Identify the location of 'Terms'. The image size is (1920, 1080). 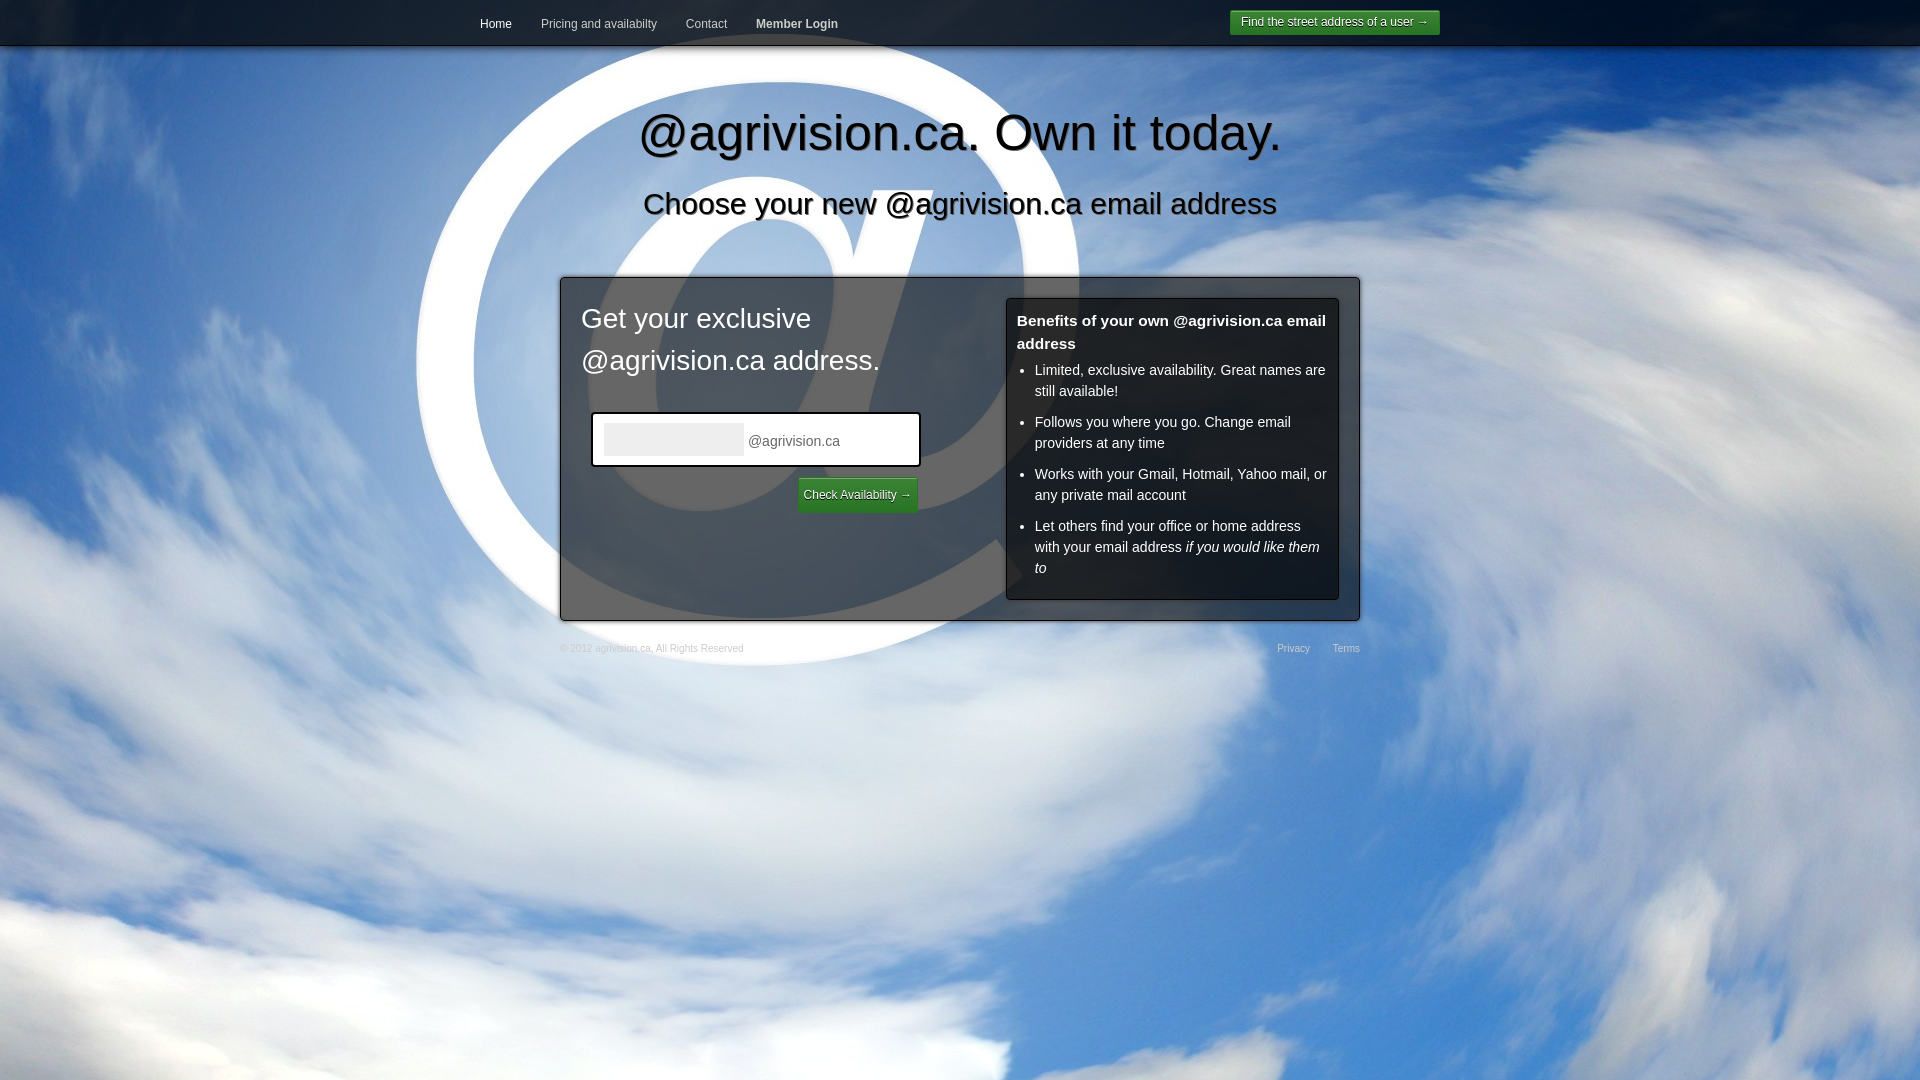
(1346, 648).